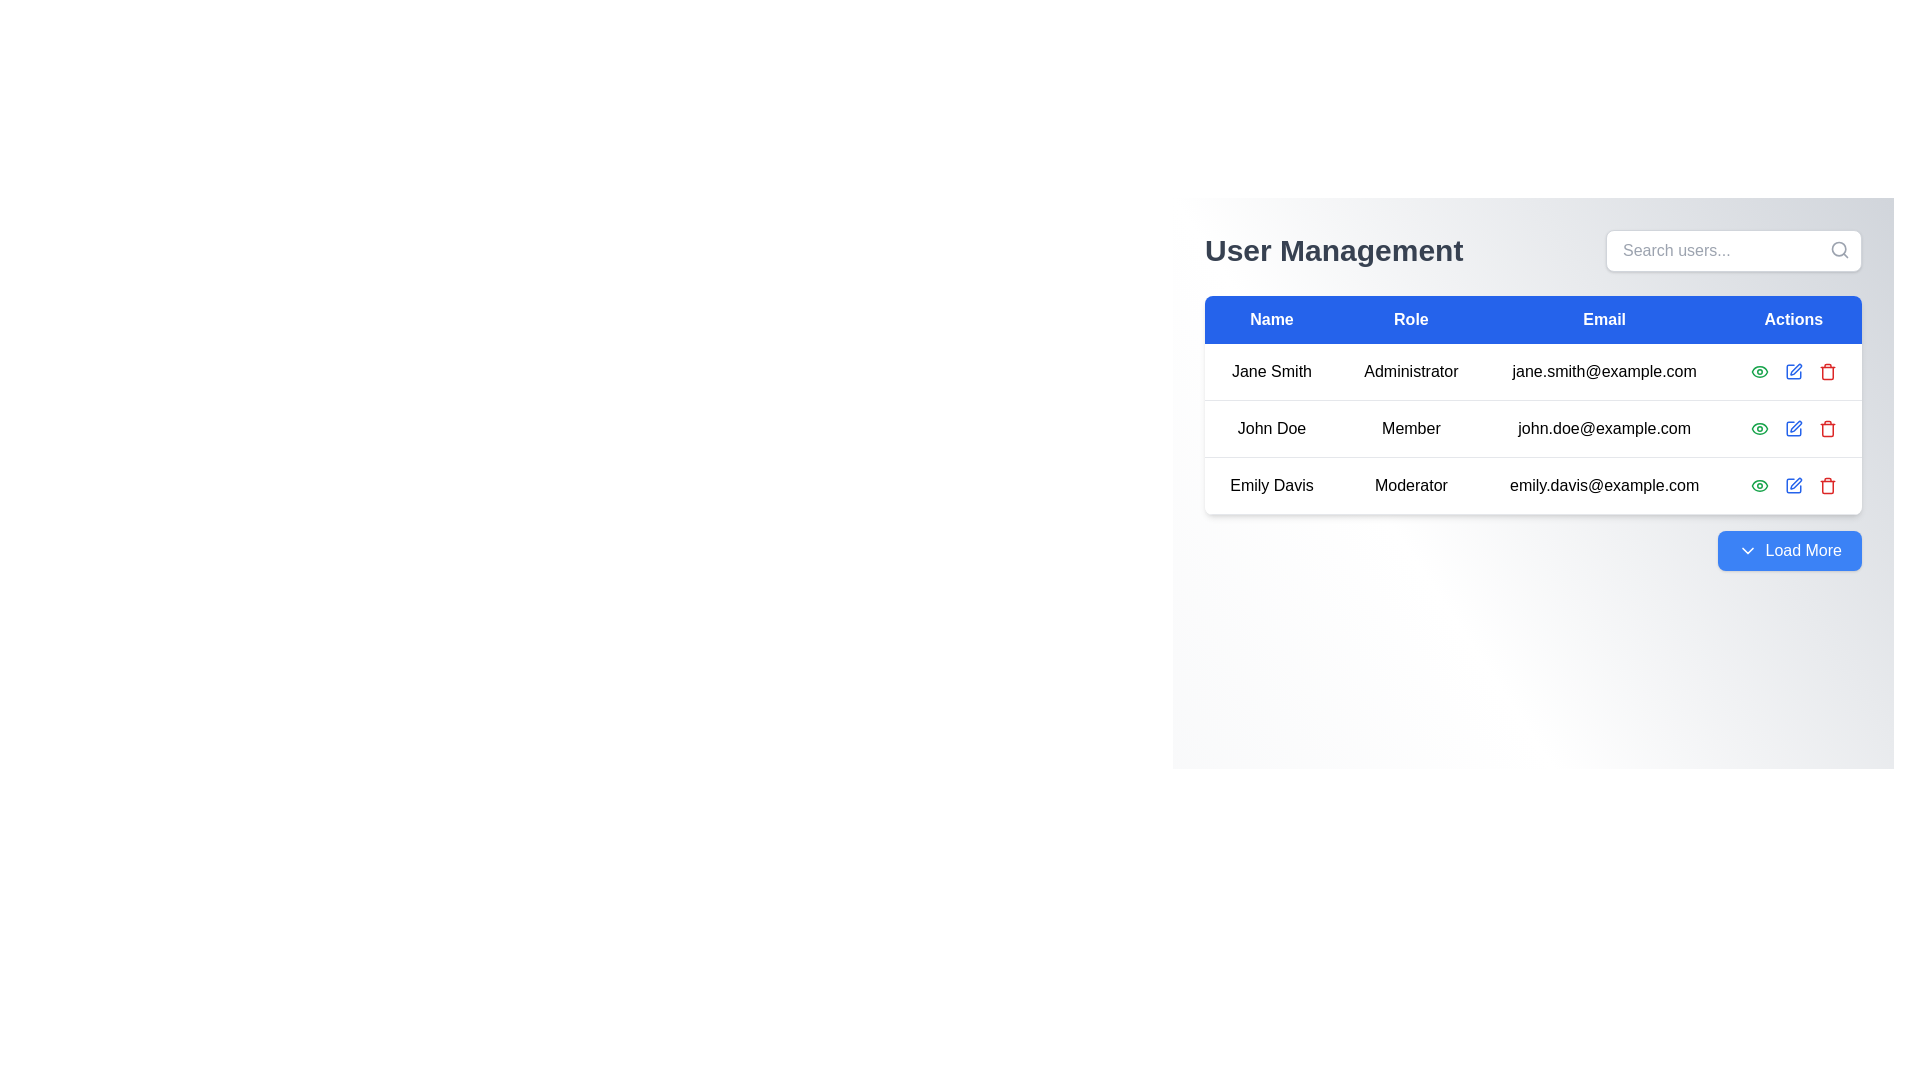  I want to click on the text label identifying the name of the user in the first column of the third row, so click(1270, 486).